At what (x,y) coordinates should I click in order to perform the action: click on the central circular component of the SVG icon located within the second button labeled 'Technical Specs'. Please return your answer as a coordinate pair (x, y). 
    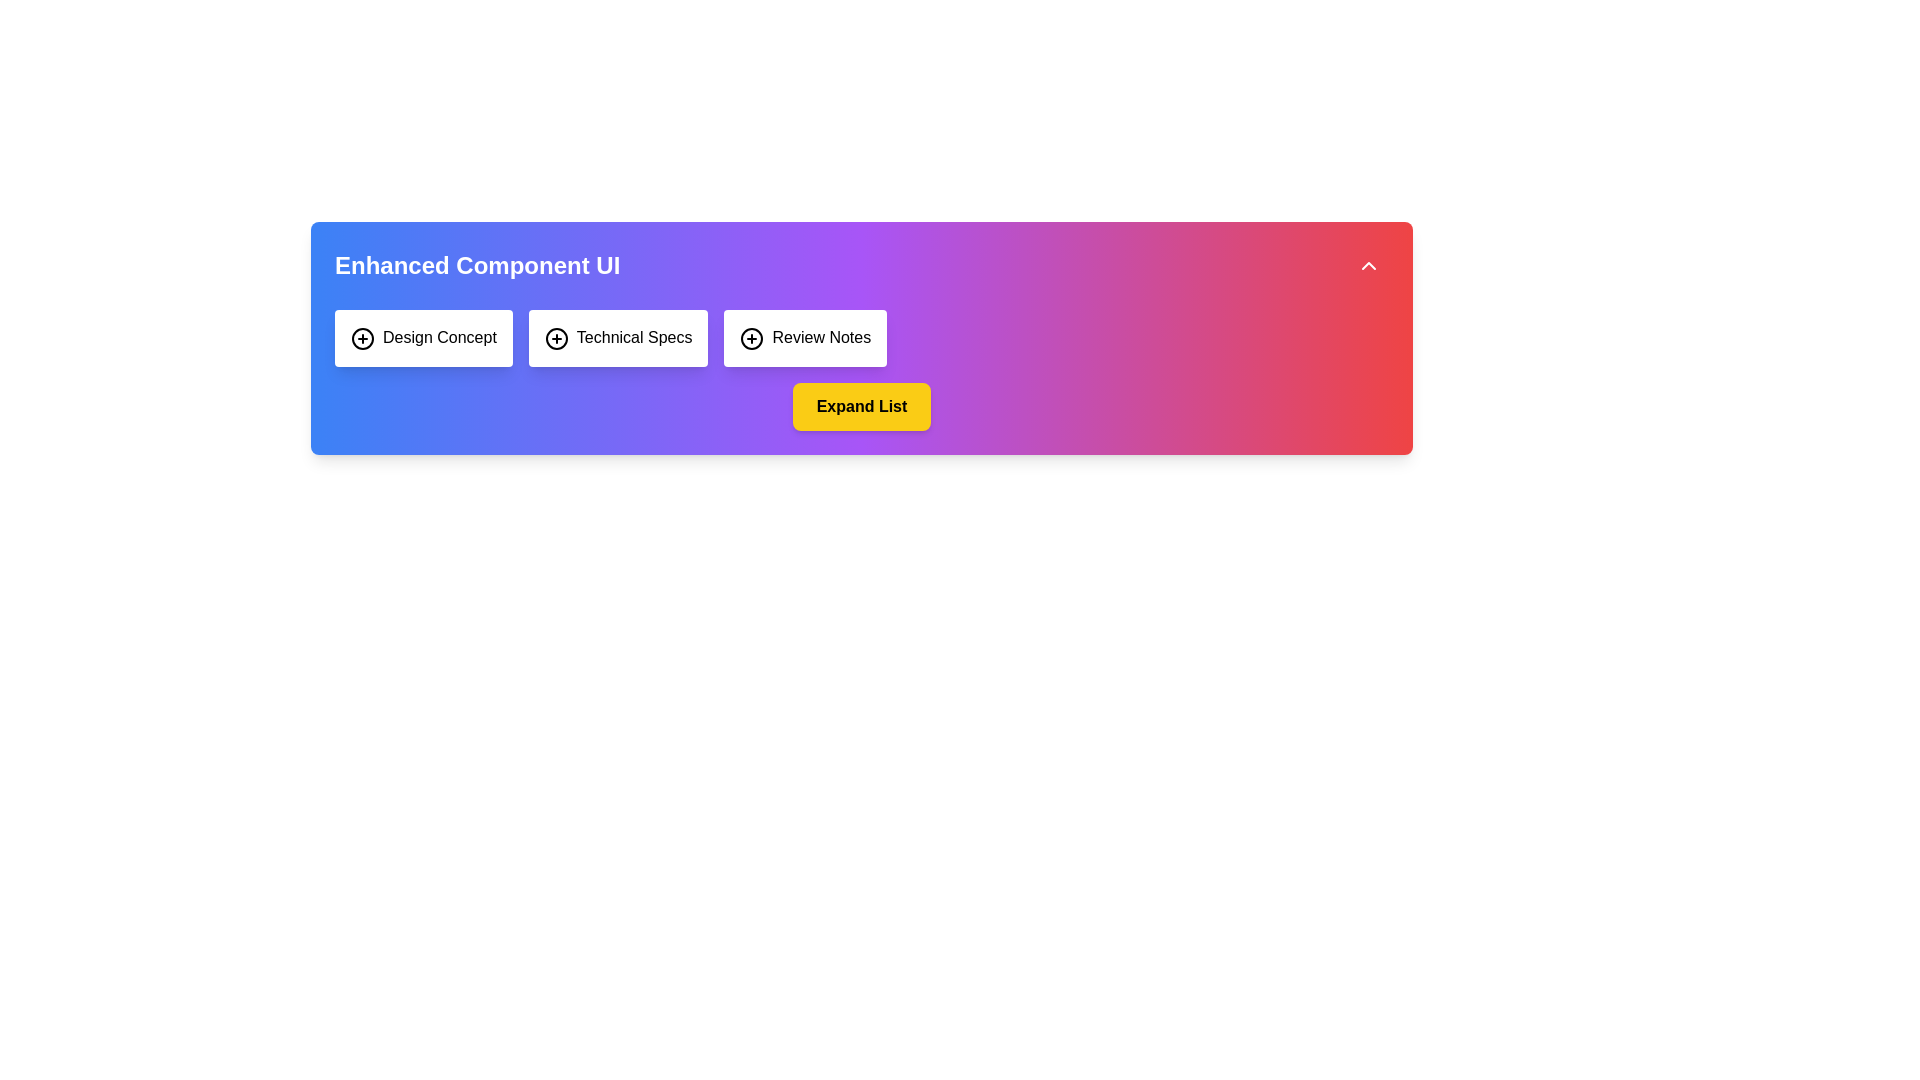
    Looking at the image, I should click on (556, 337).